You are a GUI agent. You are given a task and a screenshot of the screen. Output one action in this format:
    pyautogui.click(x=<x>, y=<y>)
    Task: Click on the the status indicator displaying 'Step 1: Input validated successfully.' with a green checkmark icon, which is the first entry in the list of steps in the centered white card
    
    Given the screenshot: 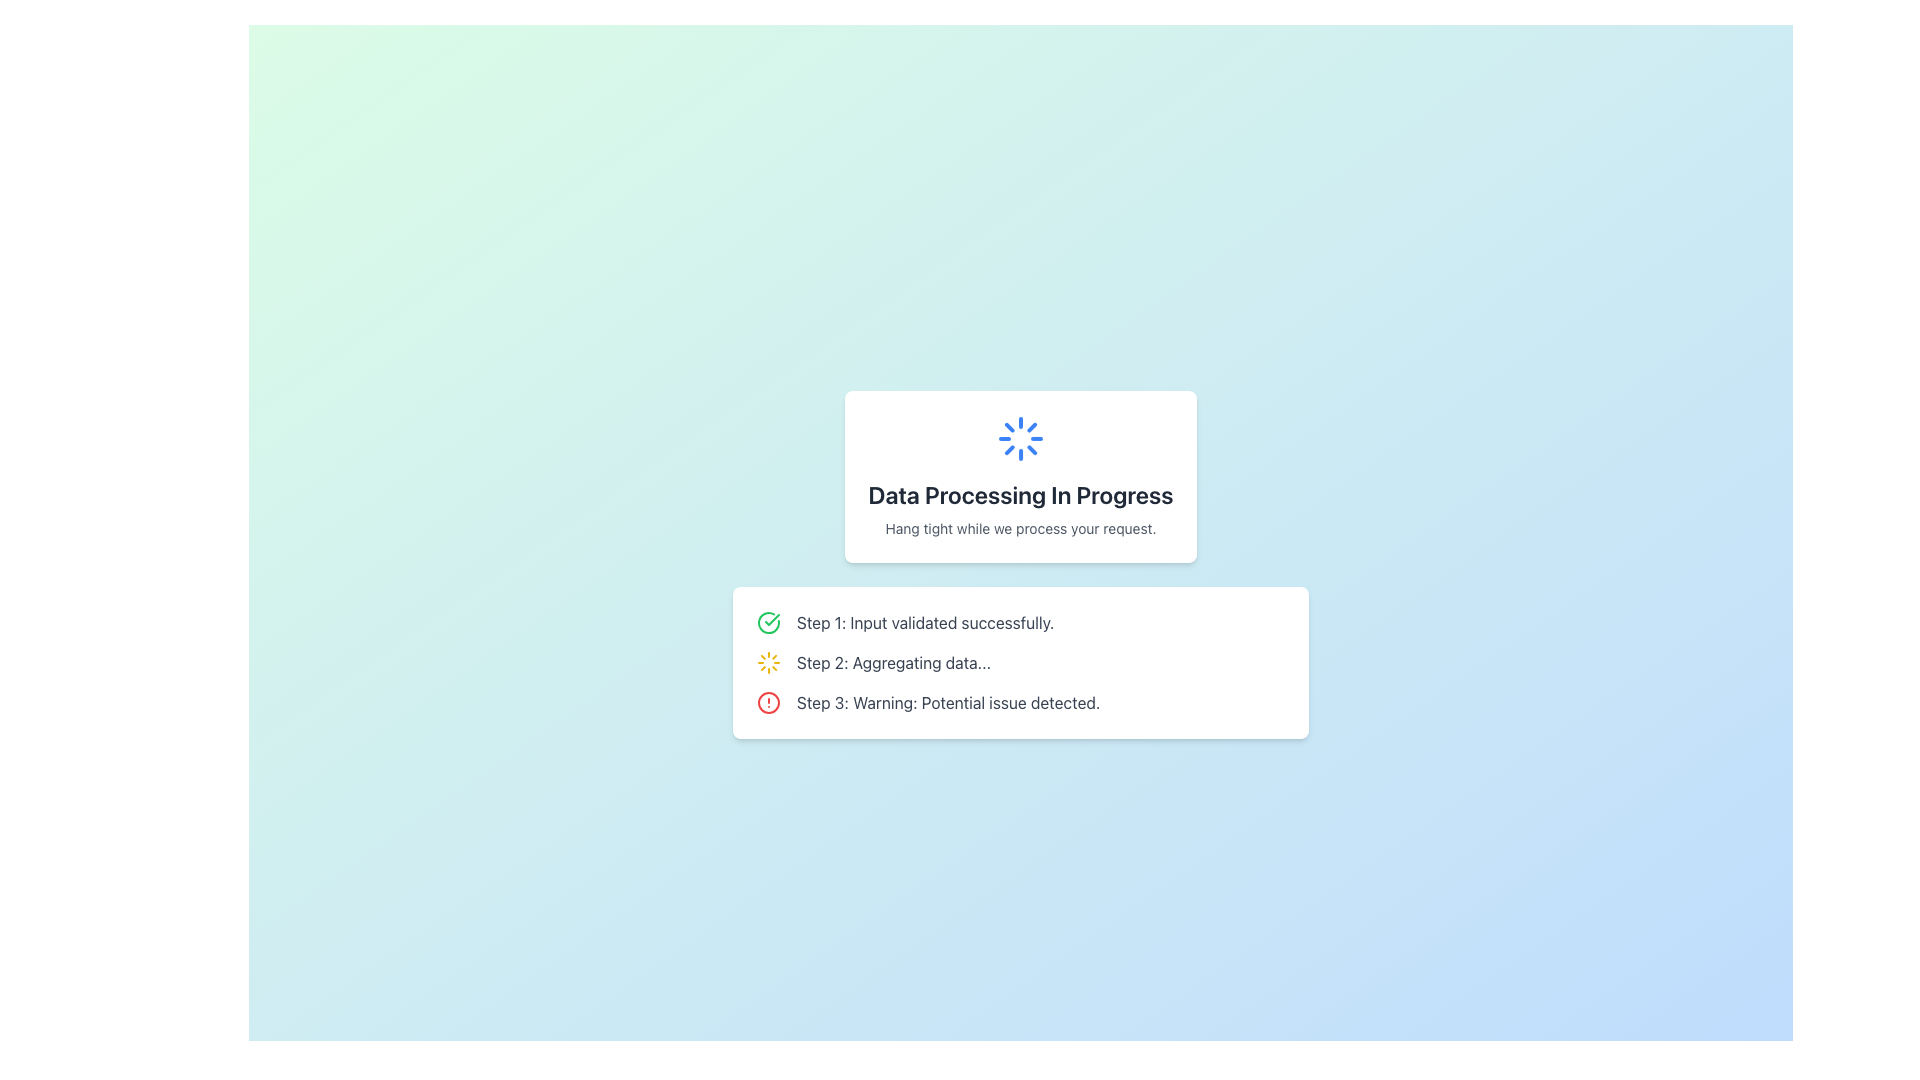 What is the action you would take?
    pyautogui.click(x=1021, y=622)
    